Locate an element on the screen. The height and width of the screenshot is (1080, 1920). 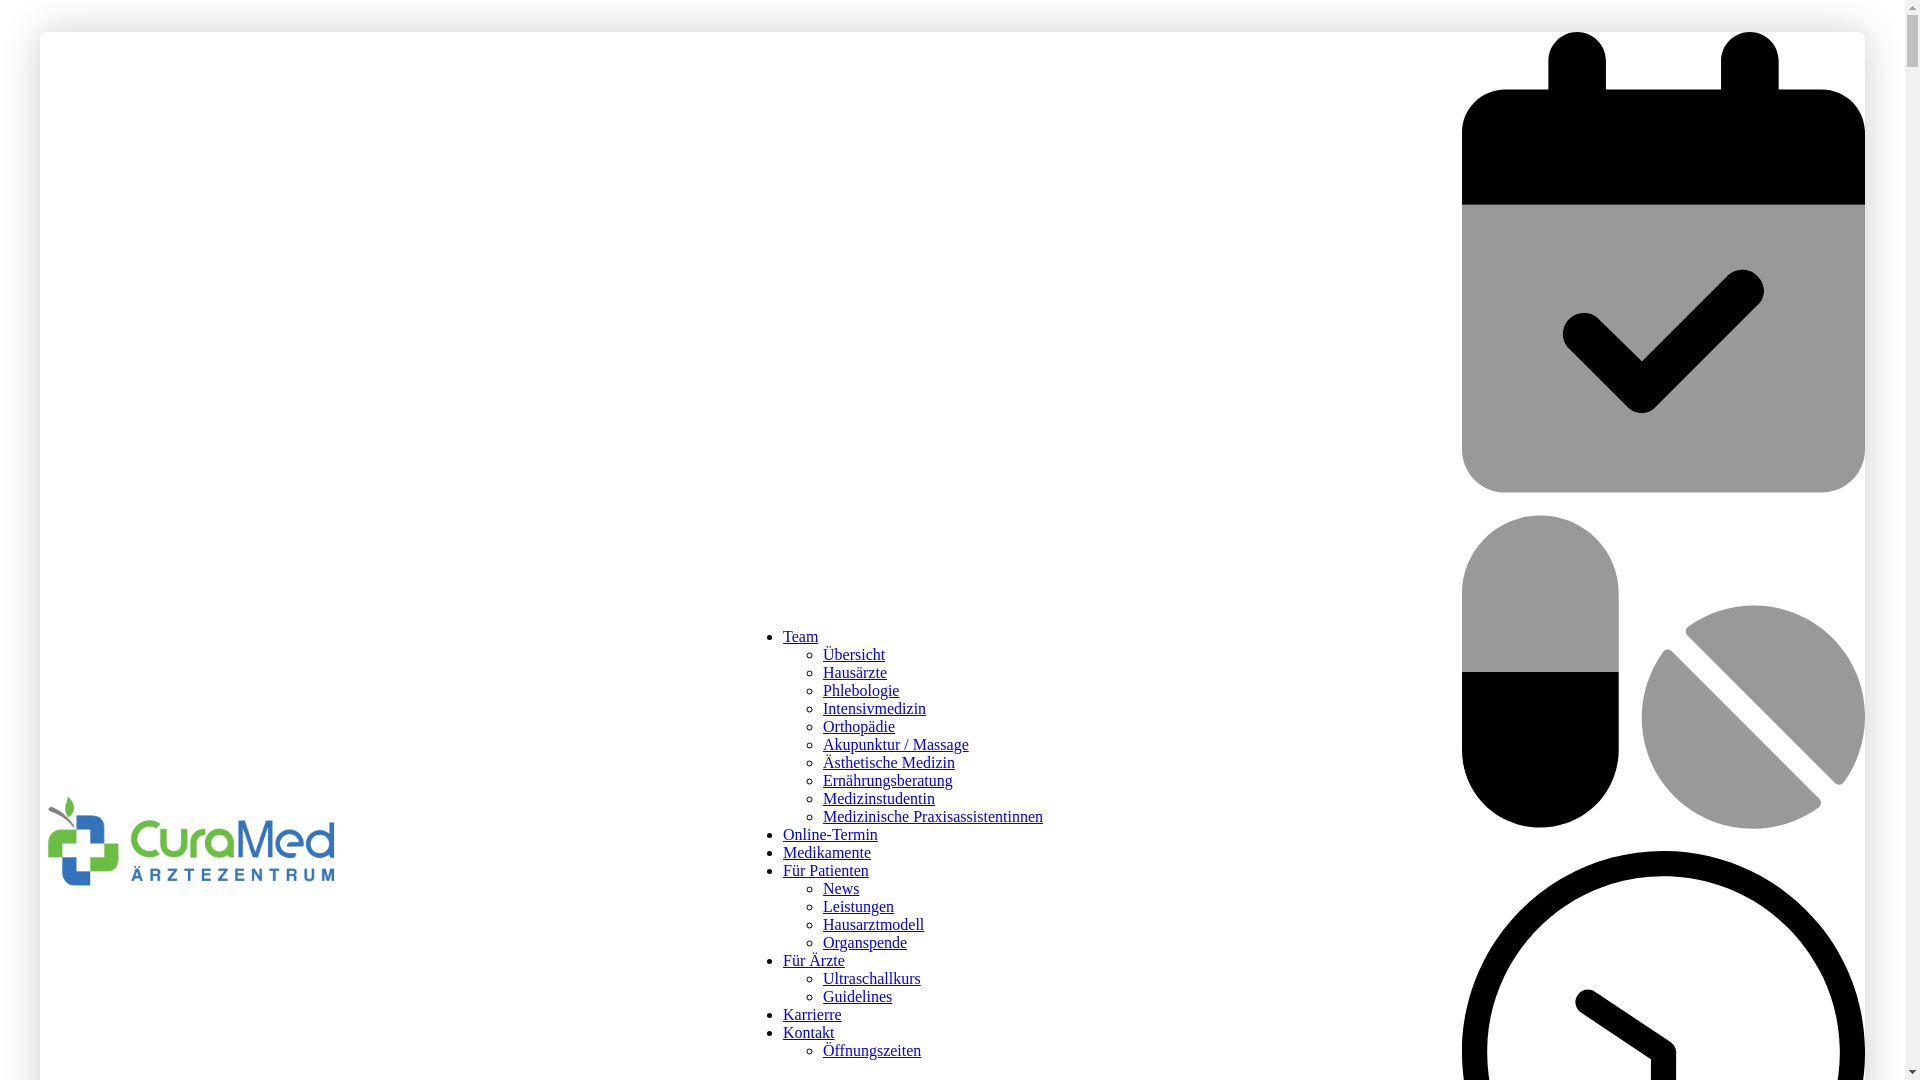
'Kontakt' is located at coordinates (809, 1032).